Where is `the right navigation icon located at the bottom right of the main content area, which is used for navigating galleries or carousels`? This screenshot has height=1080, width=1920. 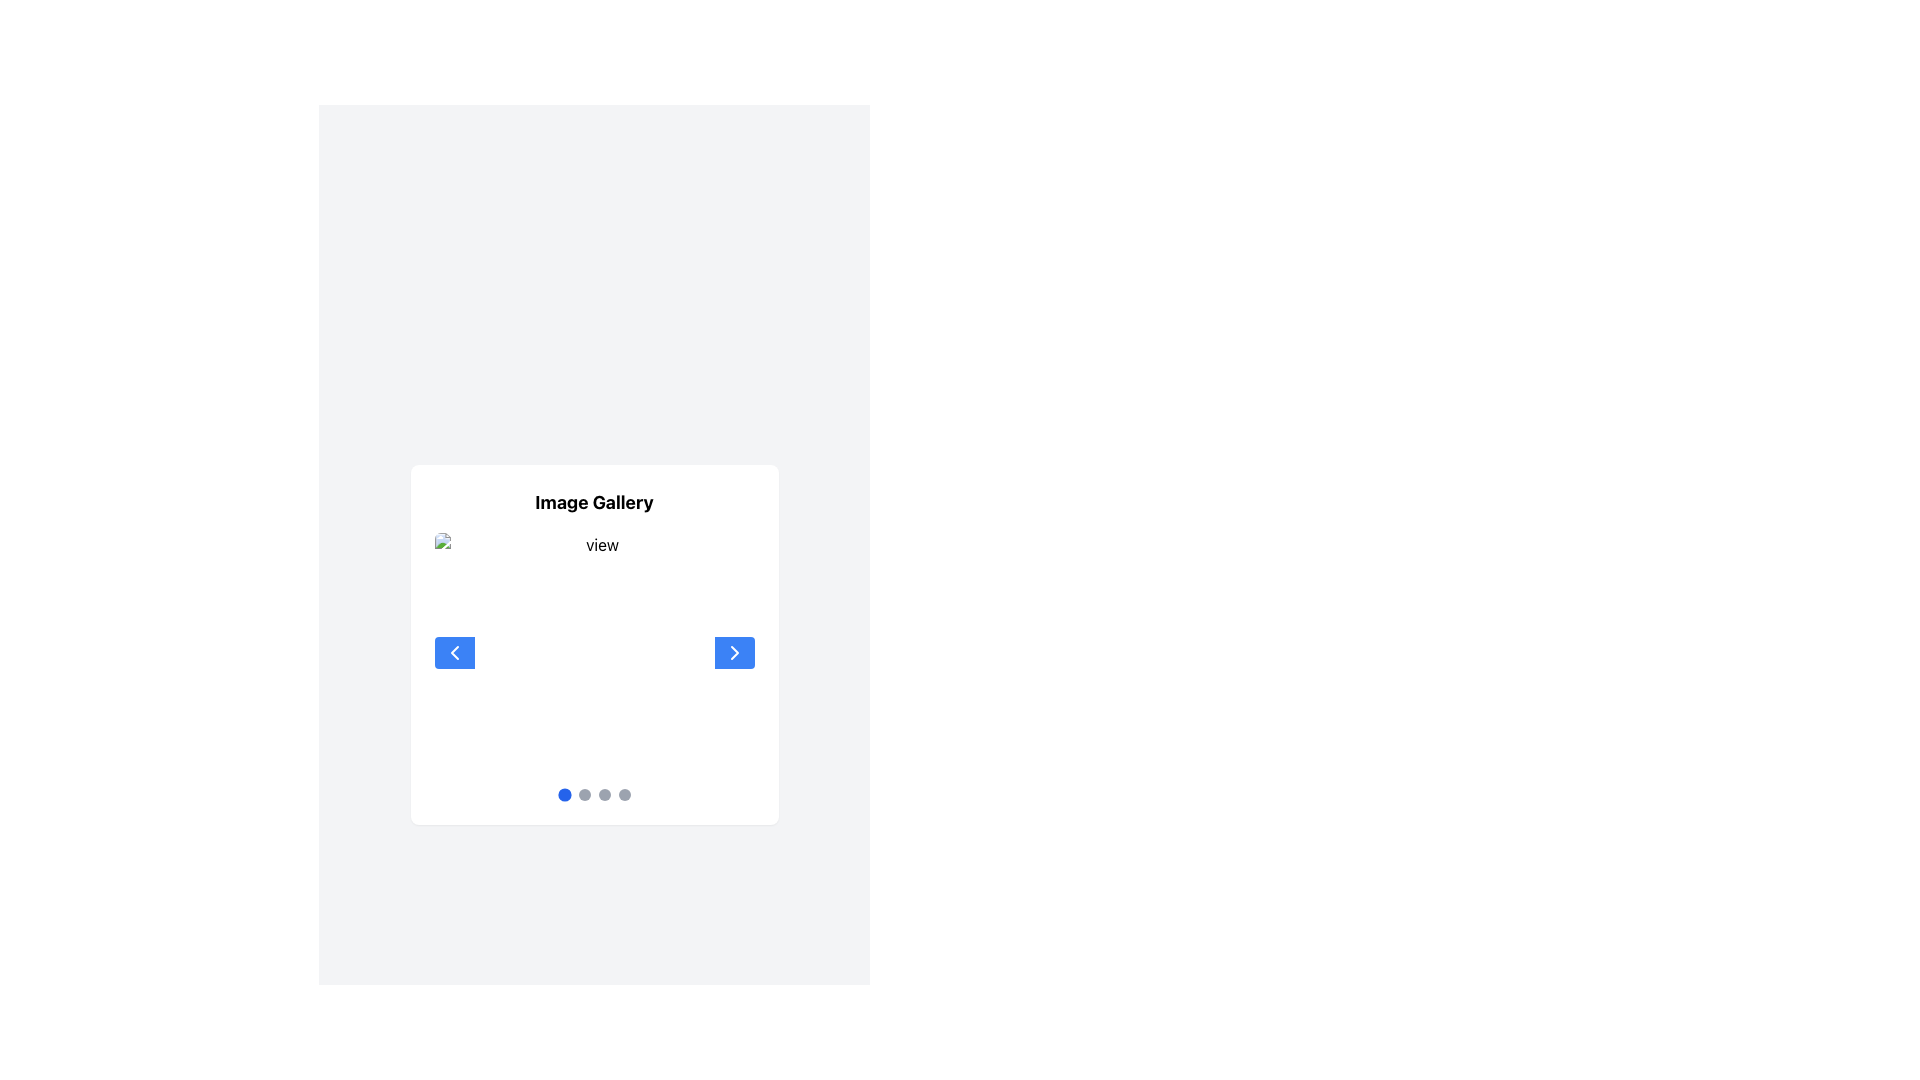
the right navigation icon located at the bottom right of the main content area, which is used for navigating galleries or carousels is located at coordinates (733, 652).